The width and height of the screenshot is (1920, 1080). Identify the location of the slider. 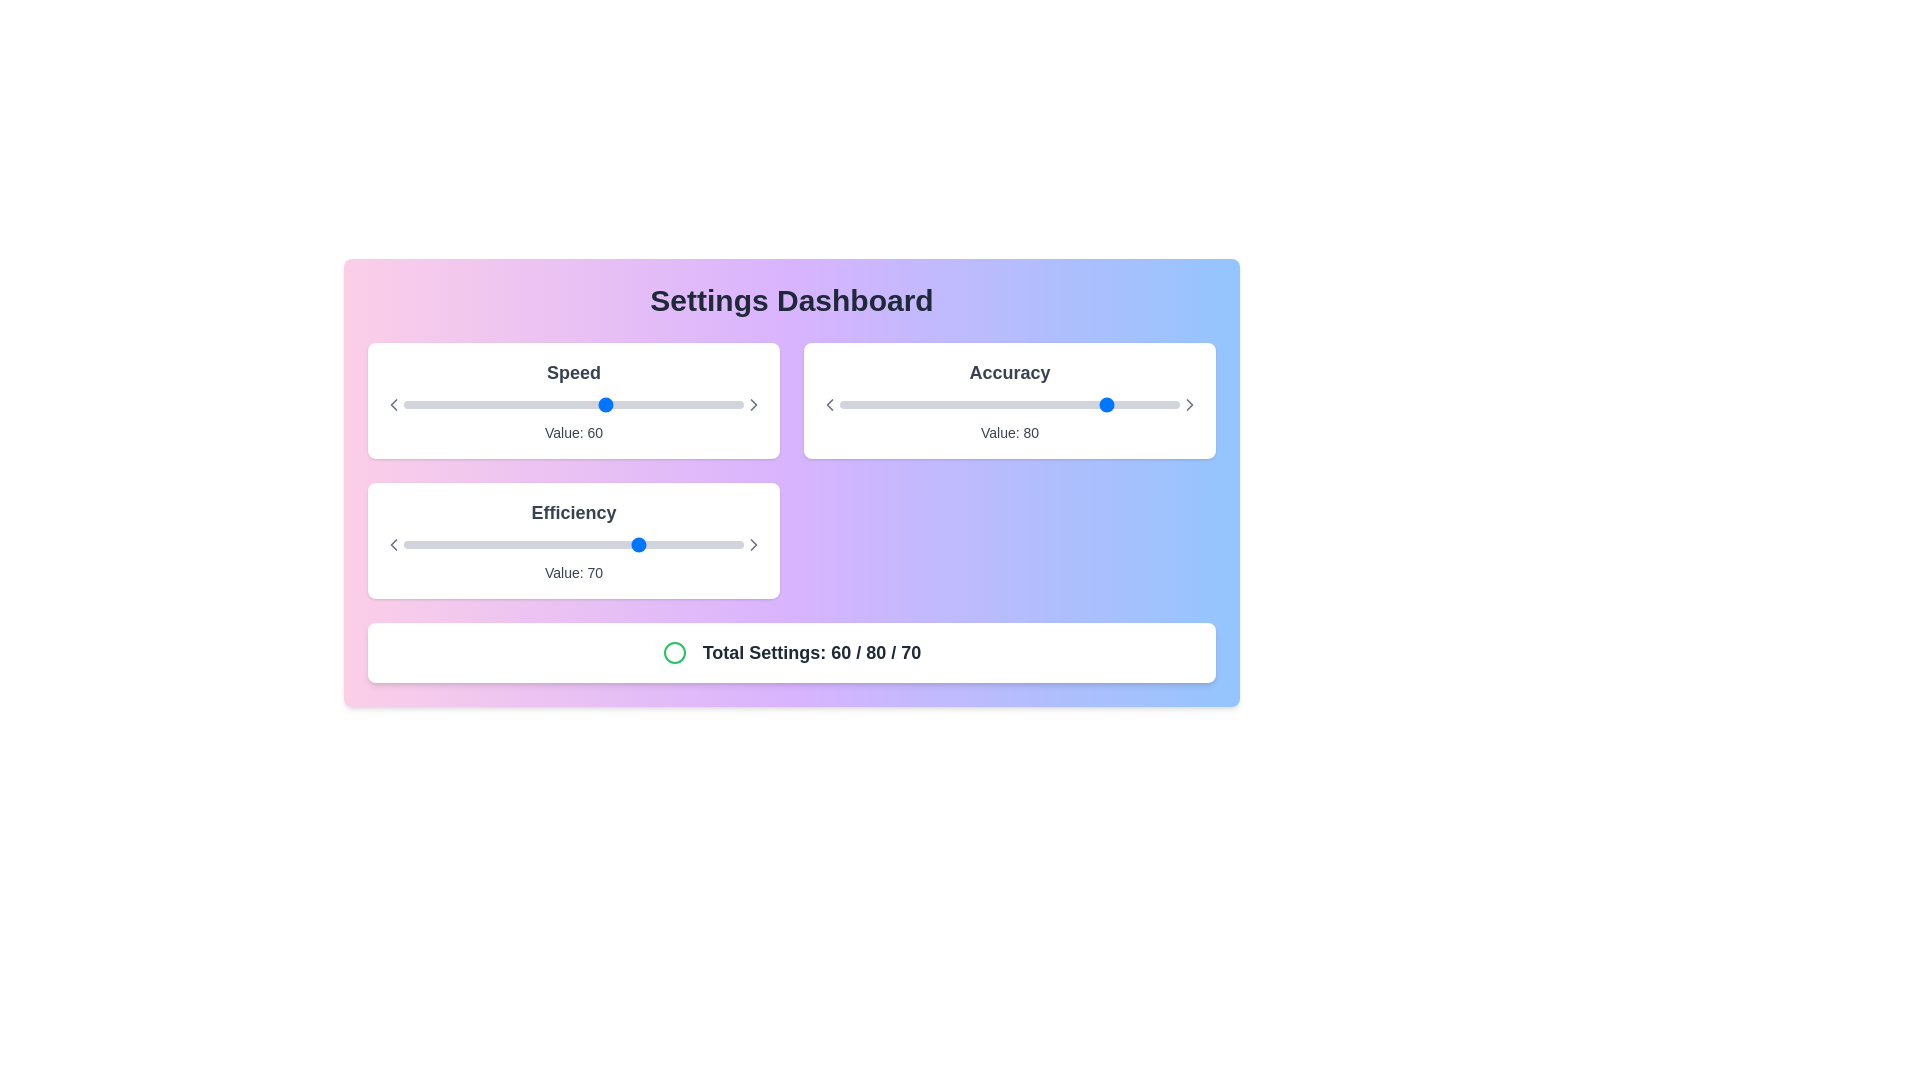
(443, 405).